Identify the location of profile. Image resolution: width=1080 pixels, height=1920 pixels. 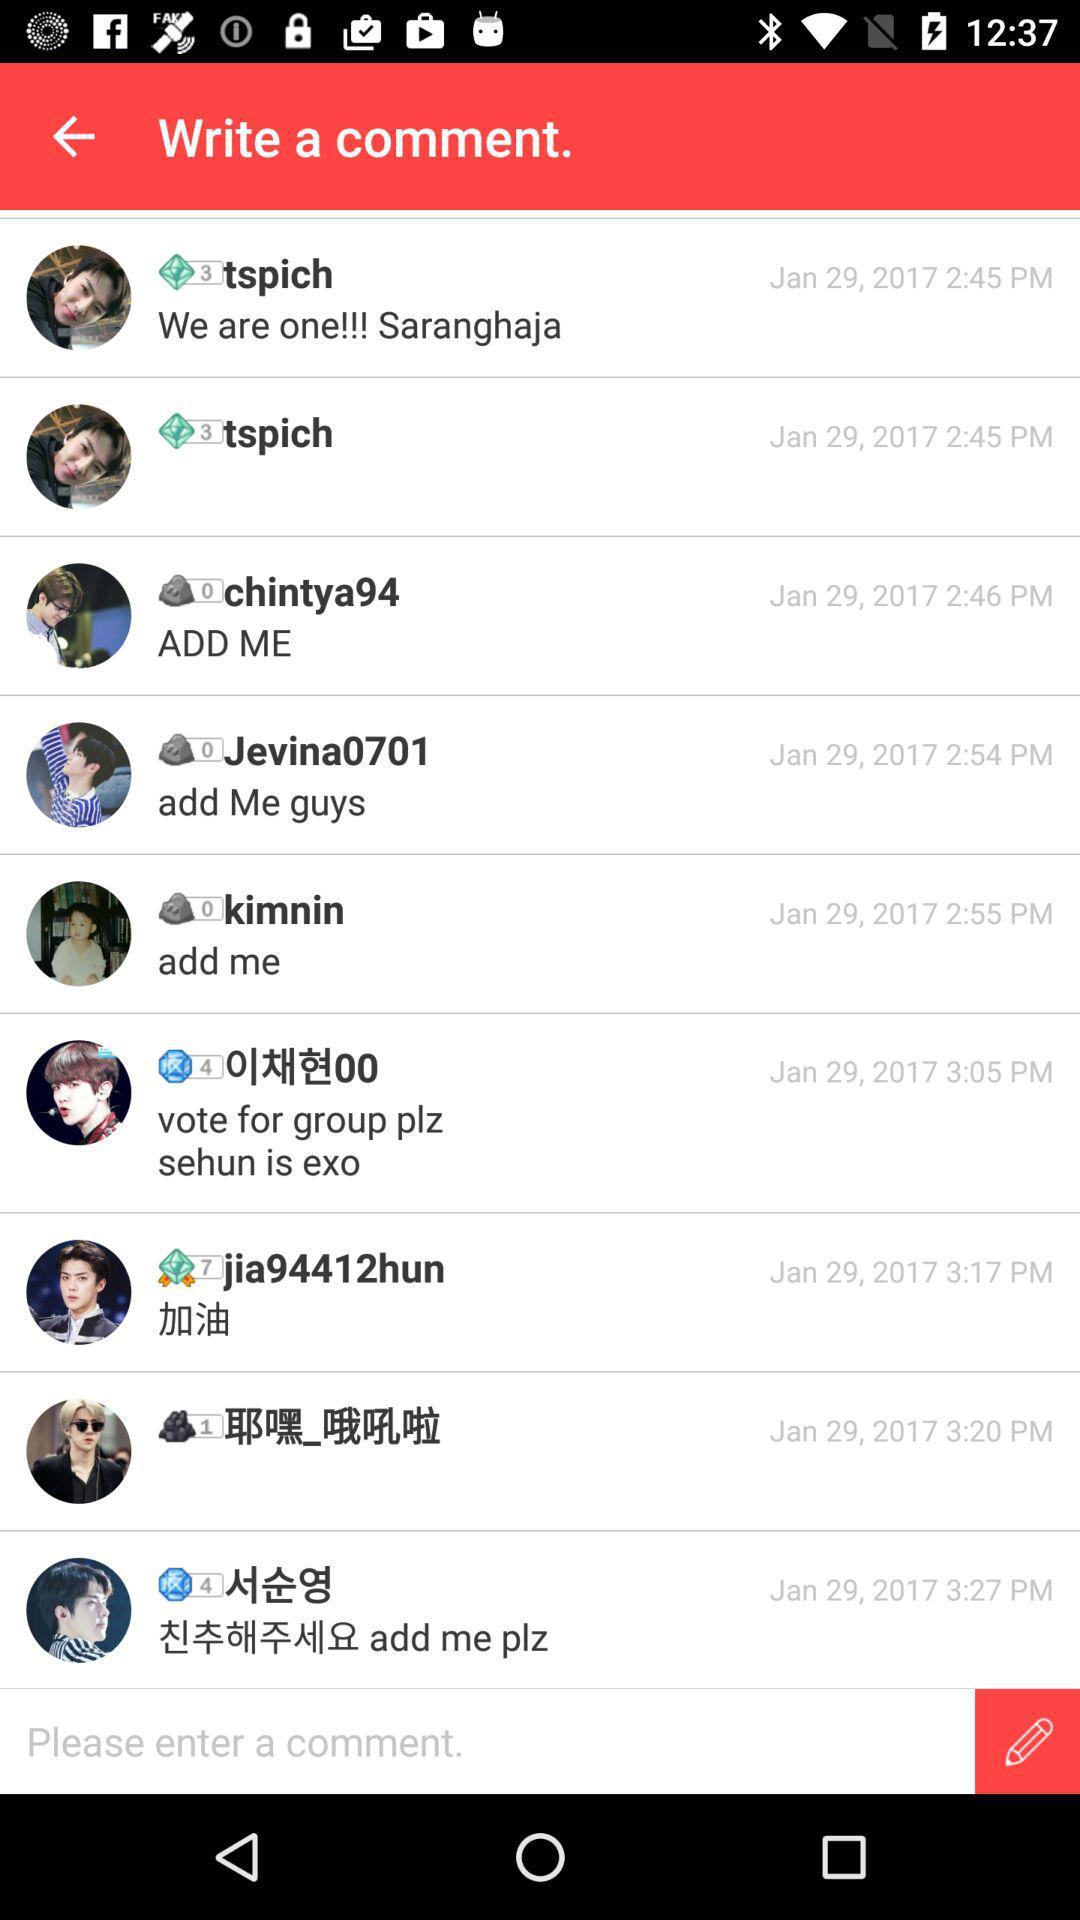
(77, 1610).